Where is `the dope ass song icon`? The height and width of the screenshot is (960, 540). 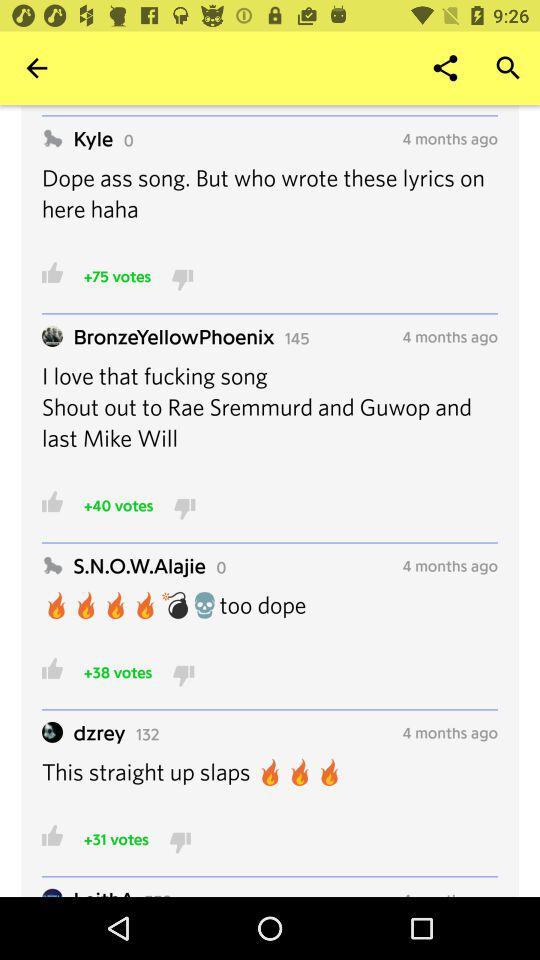 the dope ass song icon is located at coordinates (270, 206).